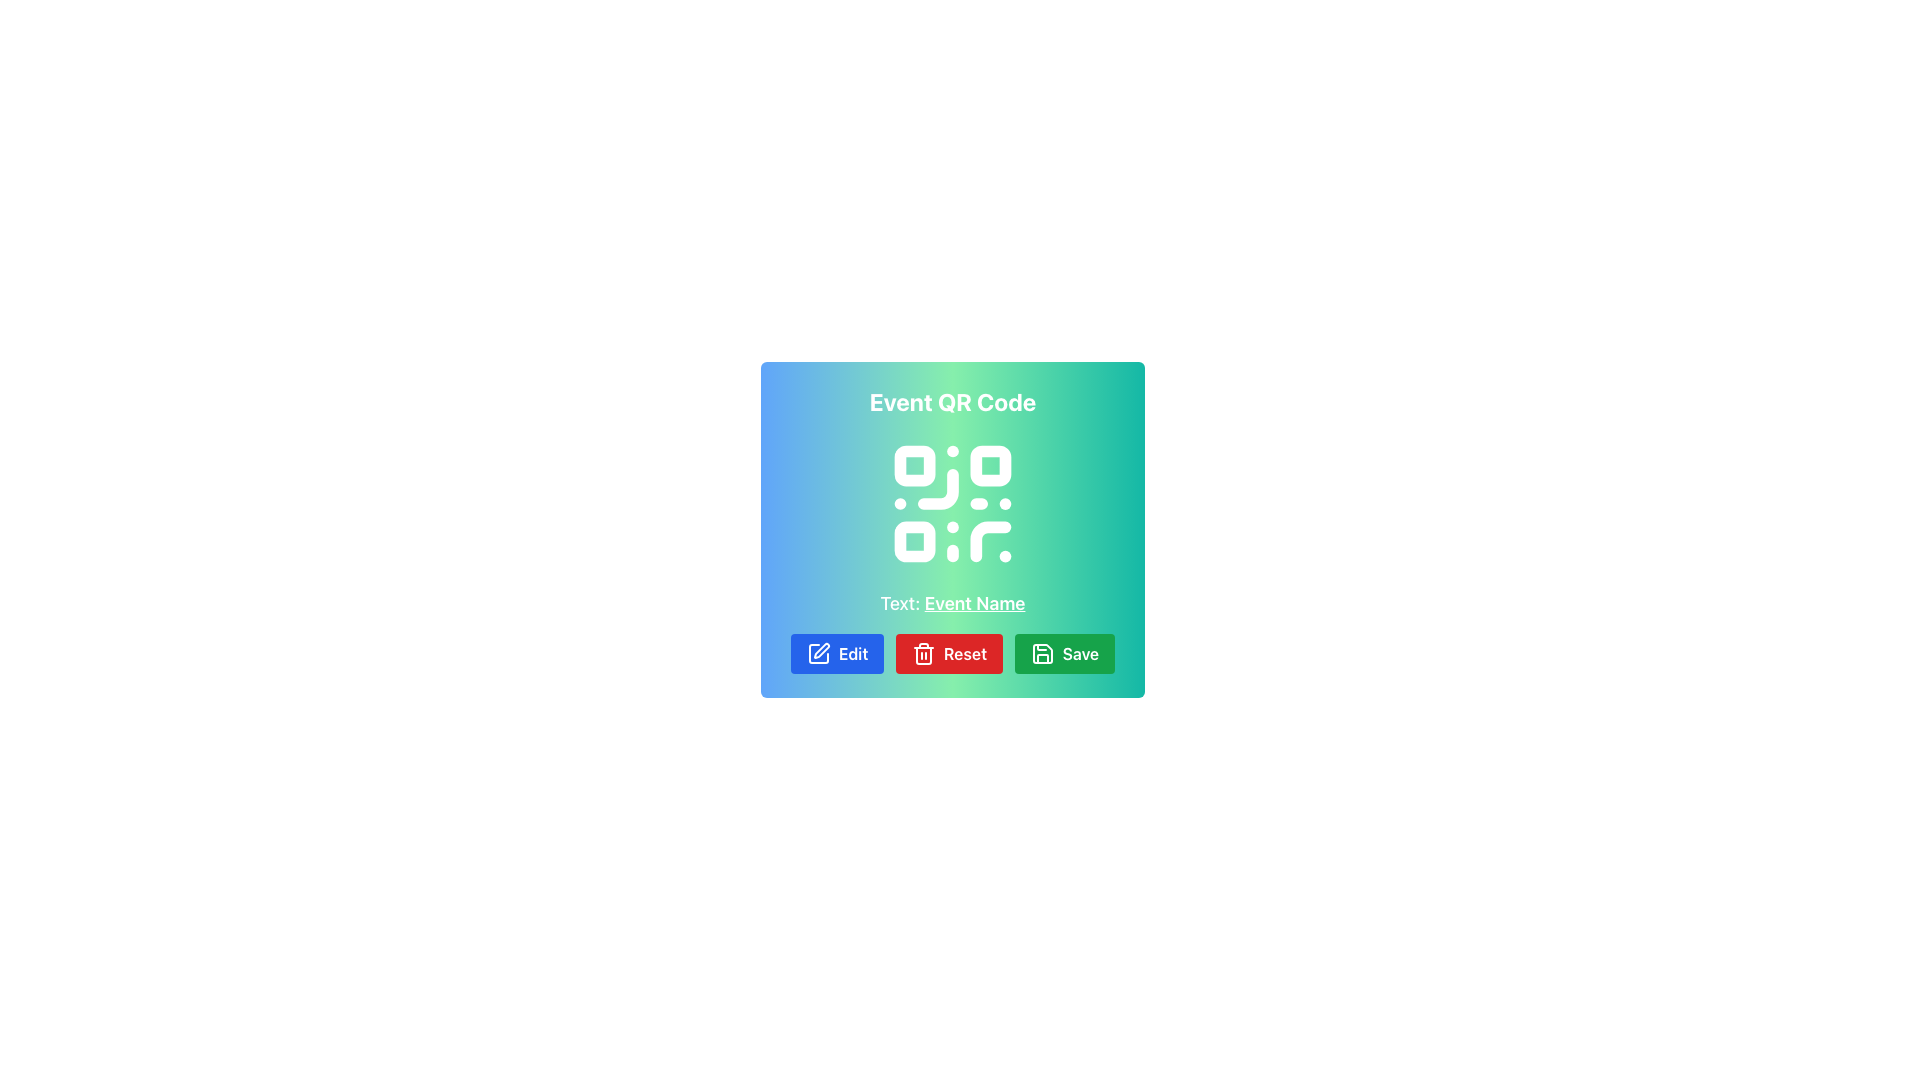  I want to click on the curved line in the QR code graphic located at the center of the interface, specifically in the middle area leading from the top to the left side of the design, so click(937, 489).